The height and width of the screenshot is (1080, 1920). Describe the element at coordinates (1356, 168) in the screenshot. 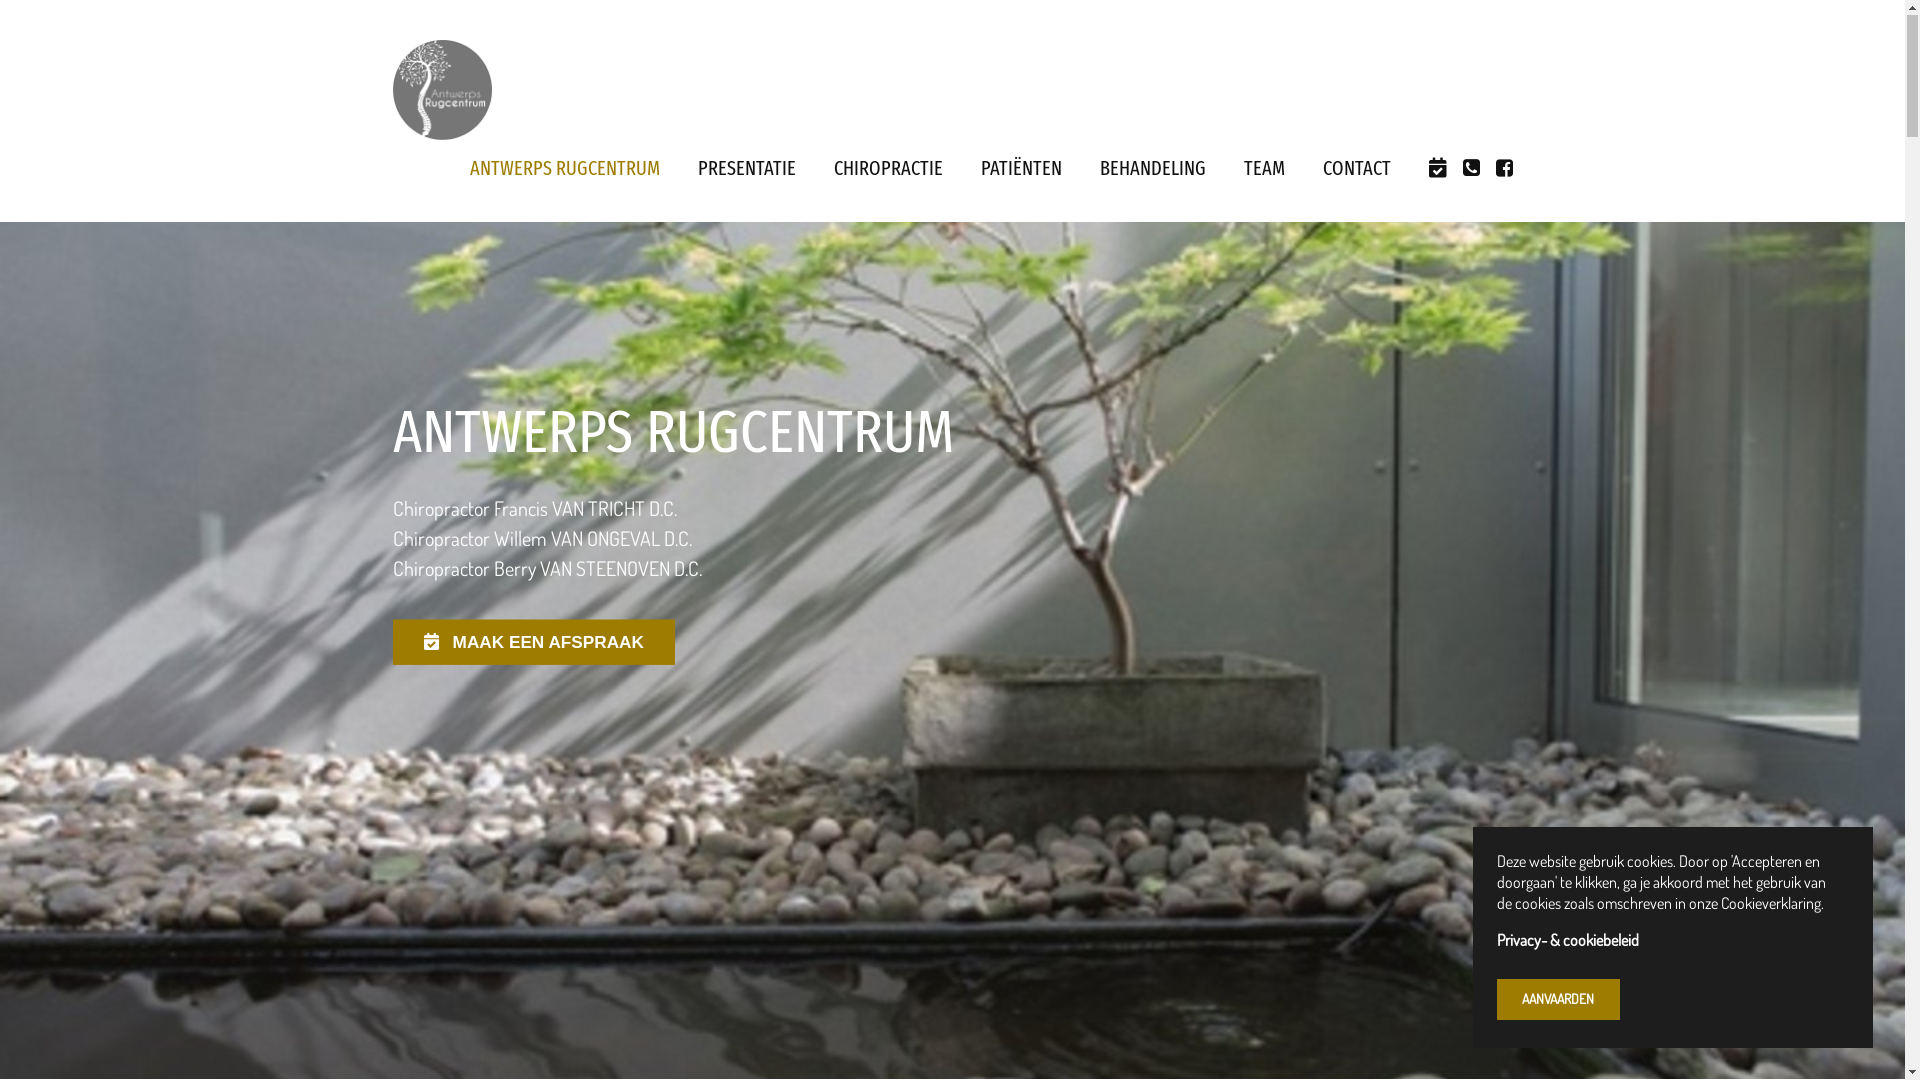

I see `'CONTACT'` at that location.